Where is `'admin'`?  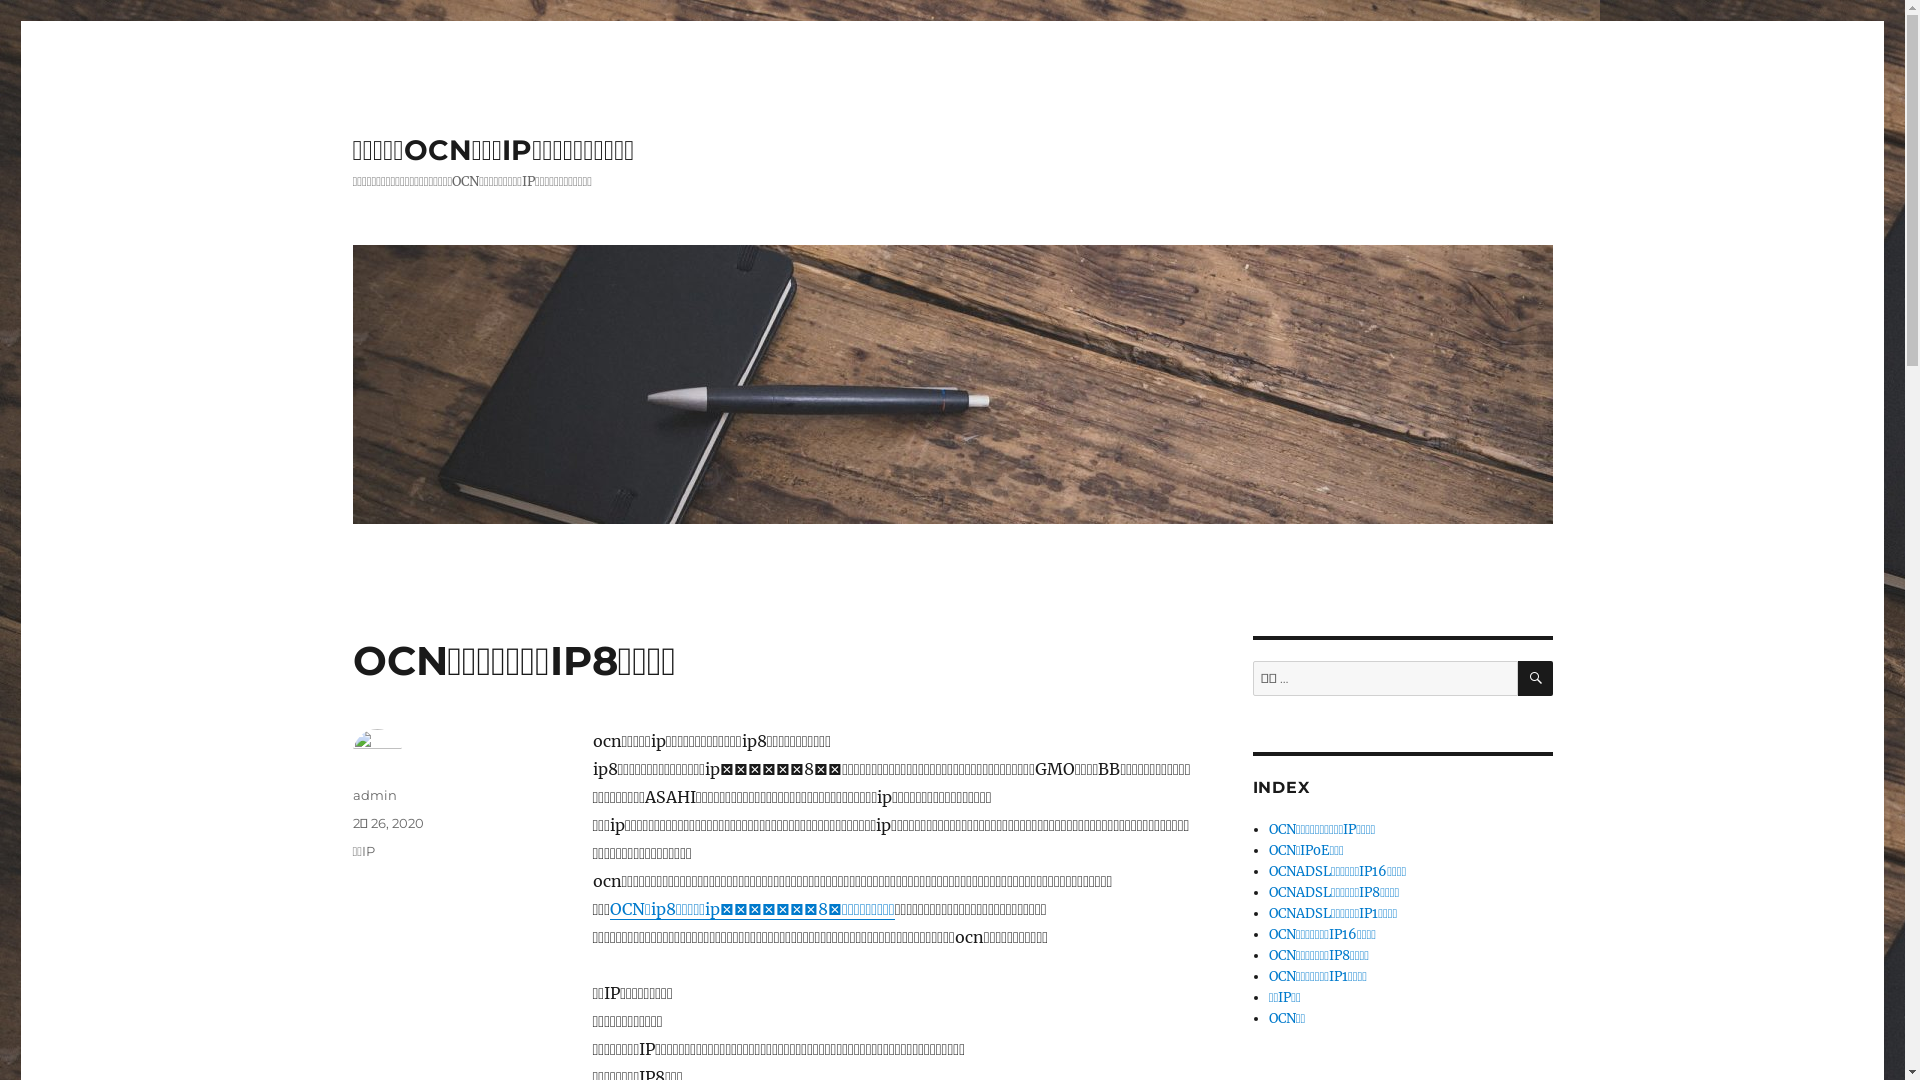 'admin' is located at coordinates (374, 793).